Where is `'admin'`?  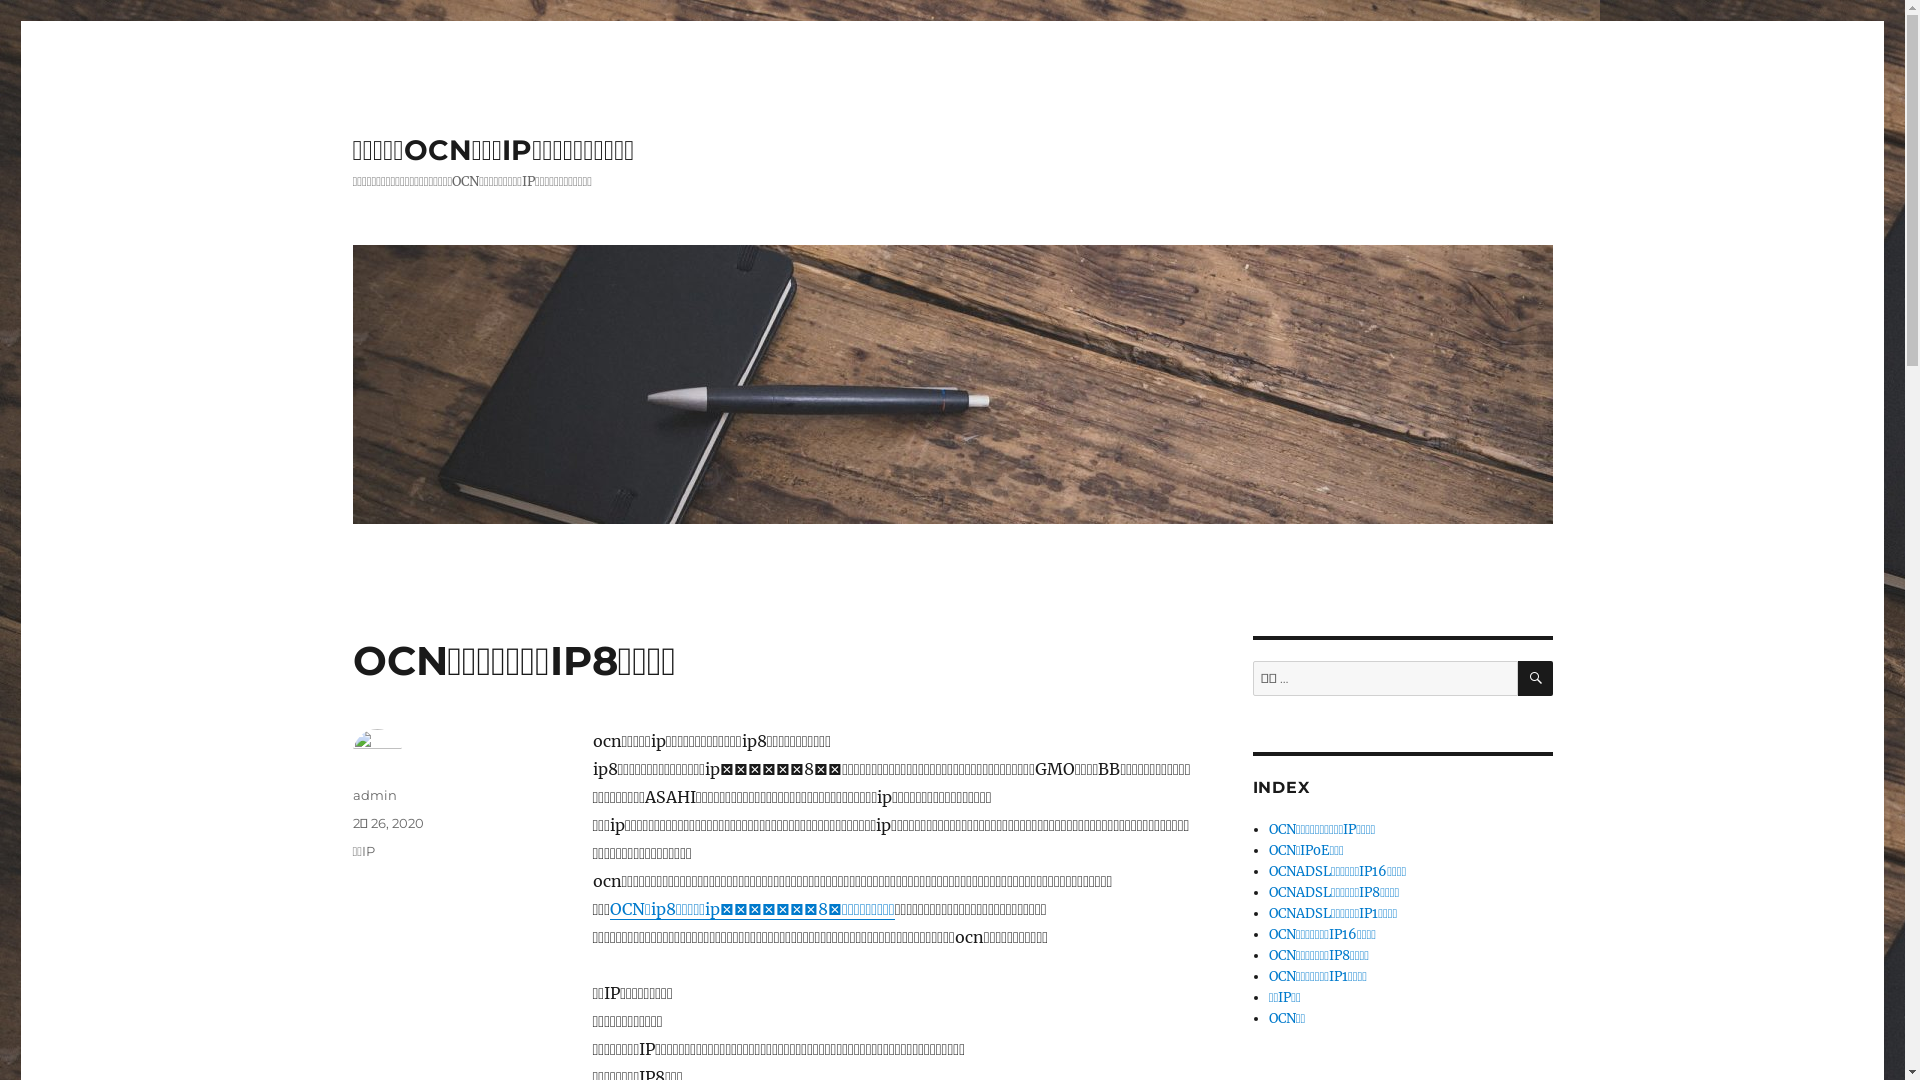 'admin' is located at coordinates (374, 793).